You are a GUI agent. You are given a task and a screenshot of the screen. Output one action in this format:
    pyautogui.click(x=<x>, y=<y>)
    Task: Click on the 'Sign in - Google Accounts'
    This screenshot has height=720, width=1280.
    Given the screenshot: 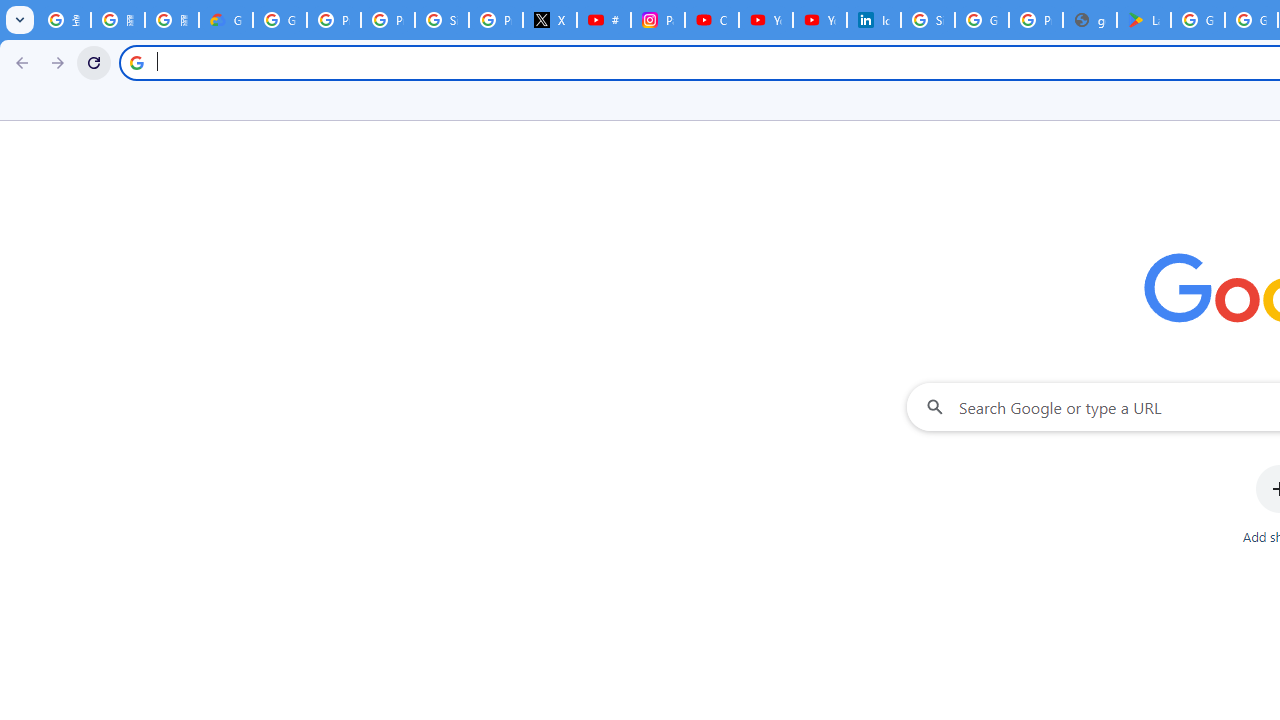 What is the action you would take?
    pyautogui.click(x=440, y=20)
    